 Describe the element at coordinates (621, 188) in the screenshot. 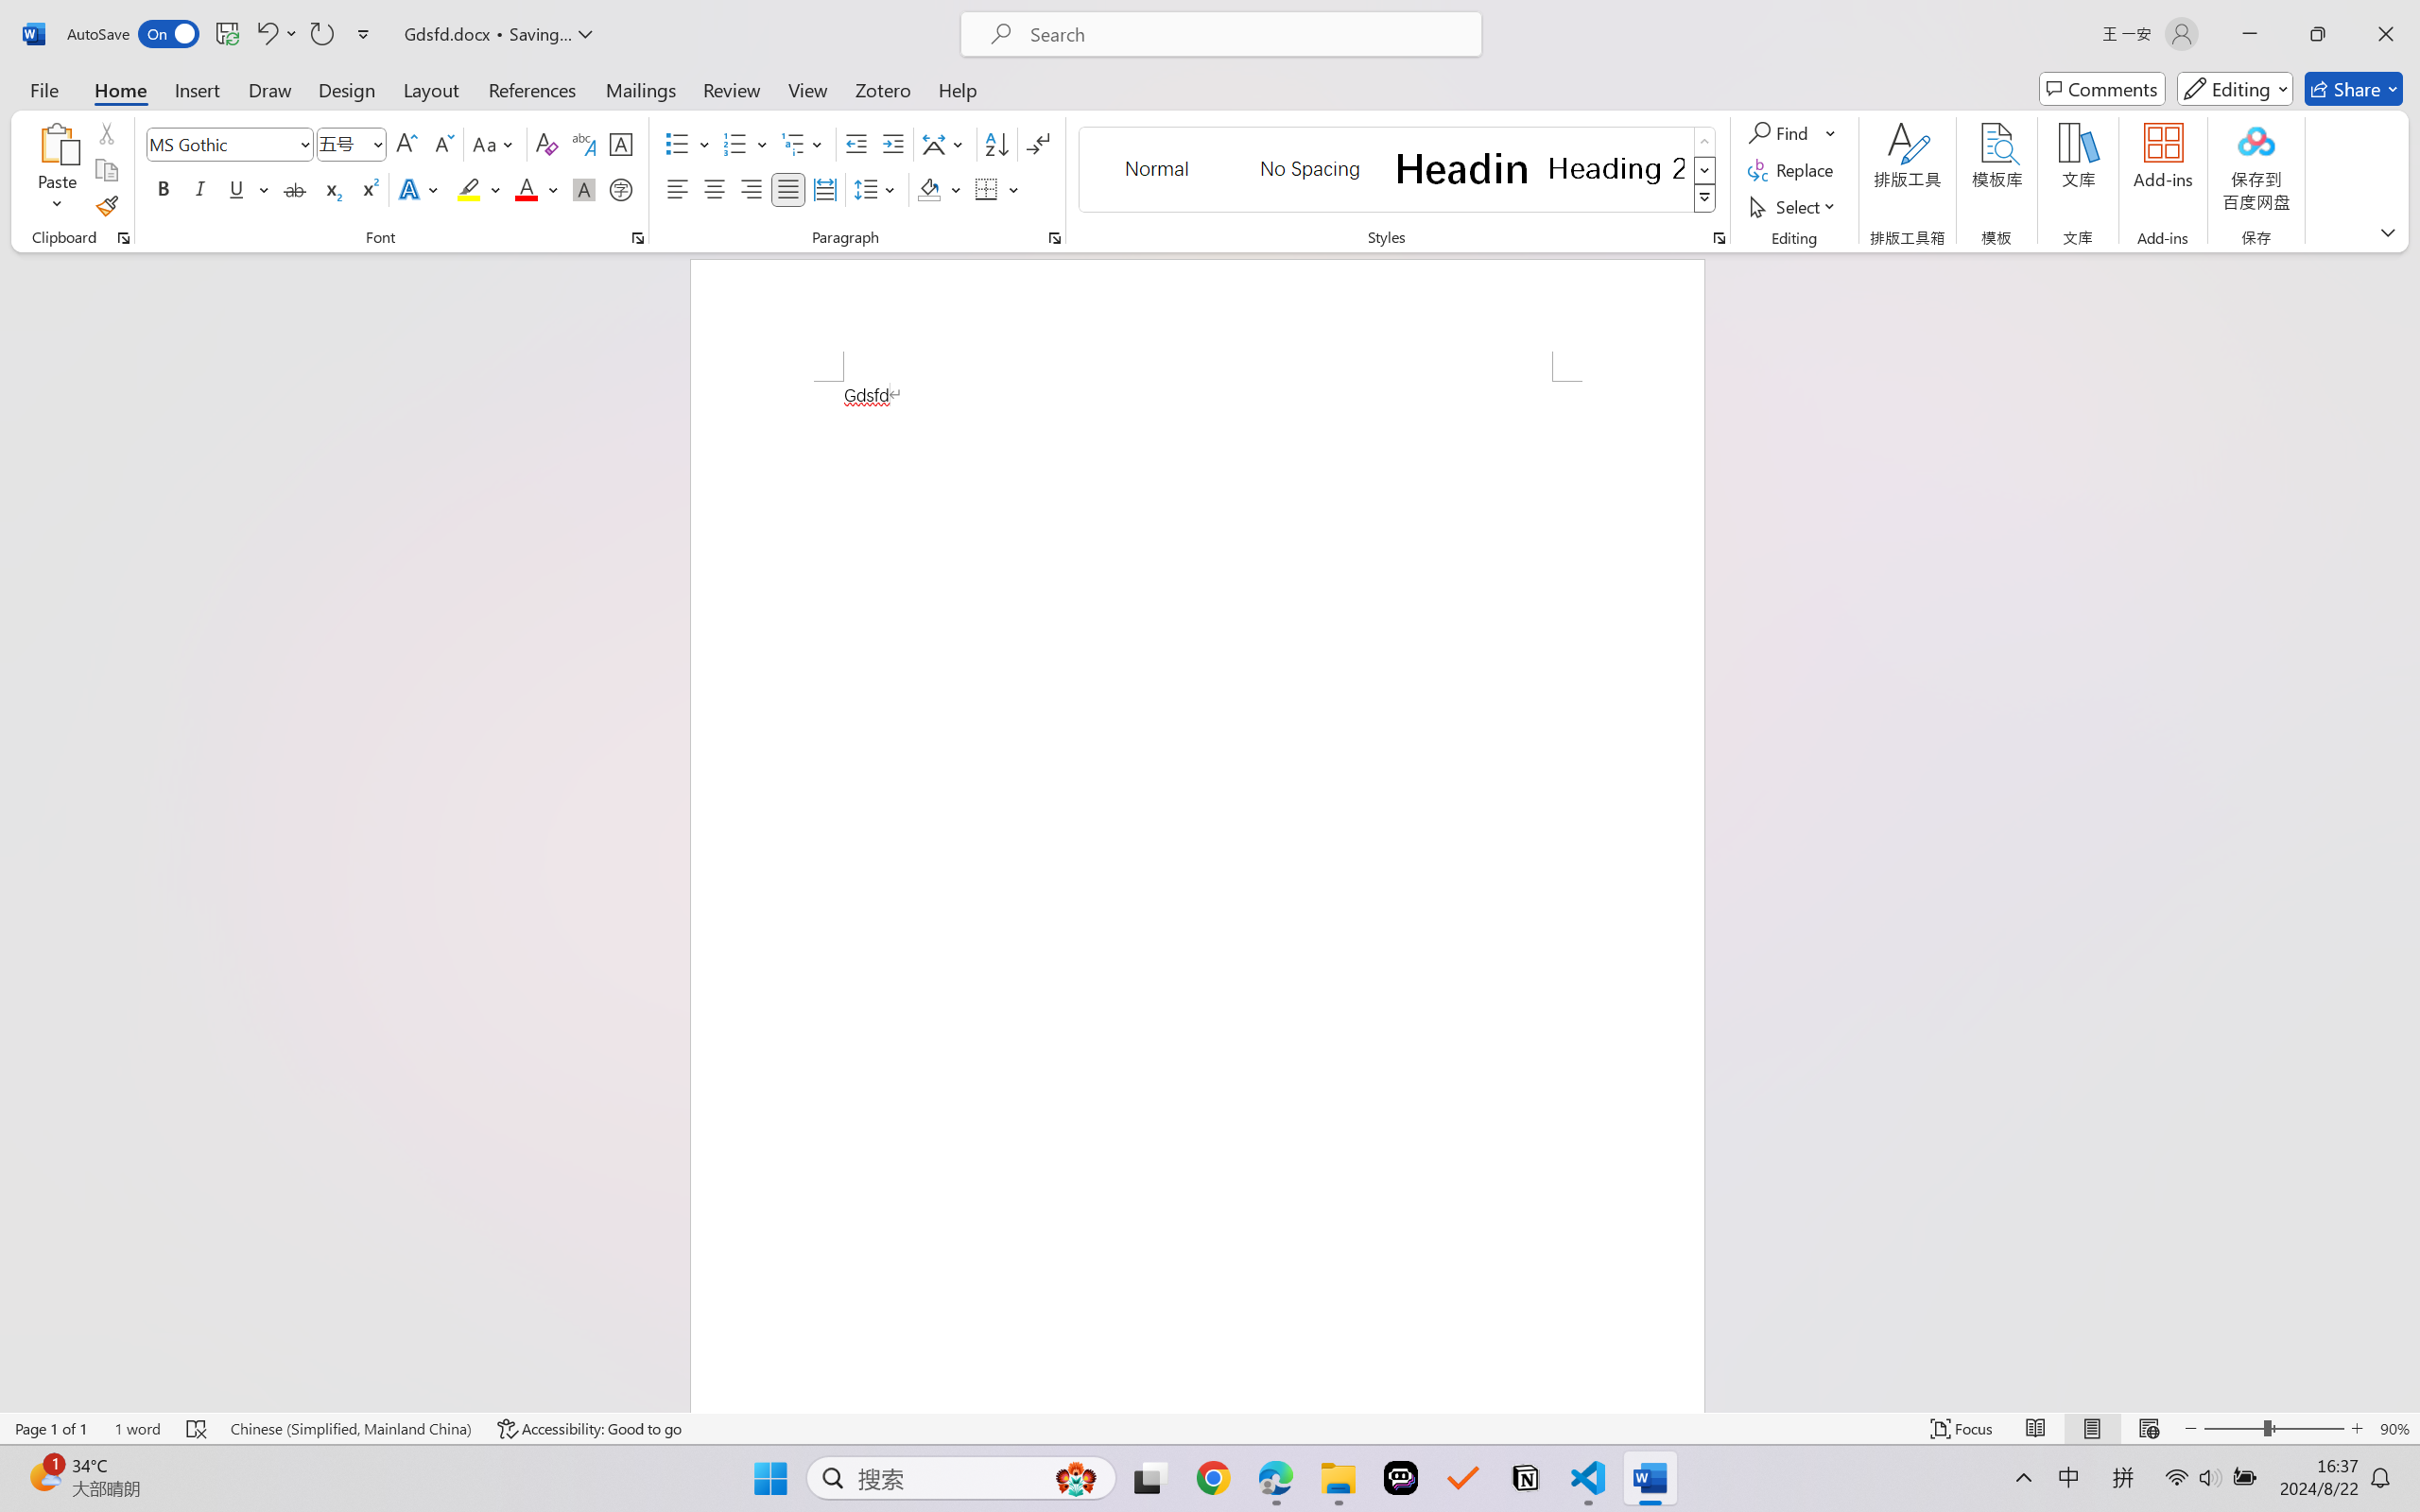

I see `'Enclose Characters...'` at that location.